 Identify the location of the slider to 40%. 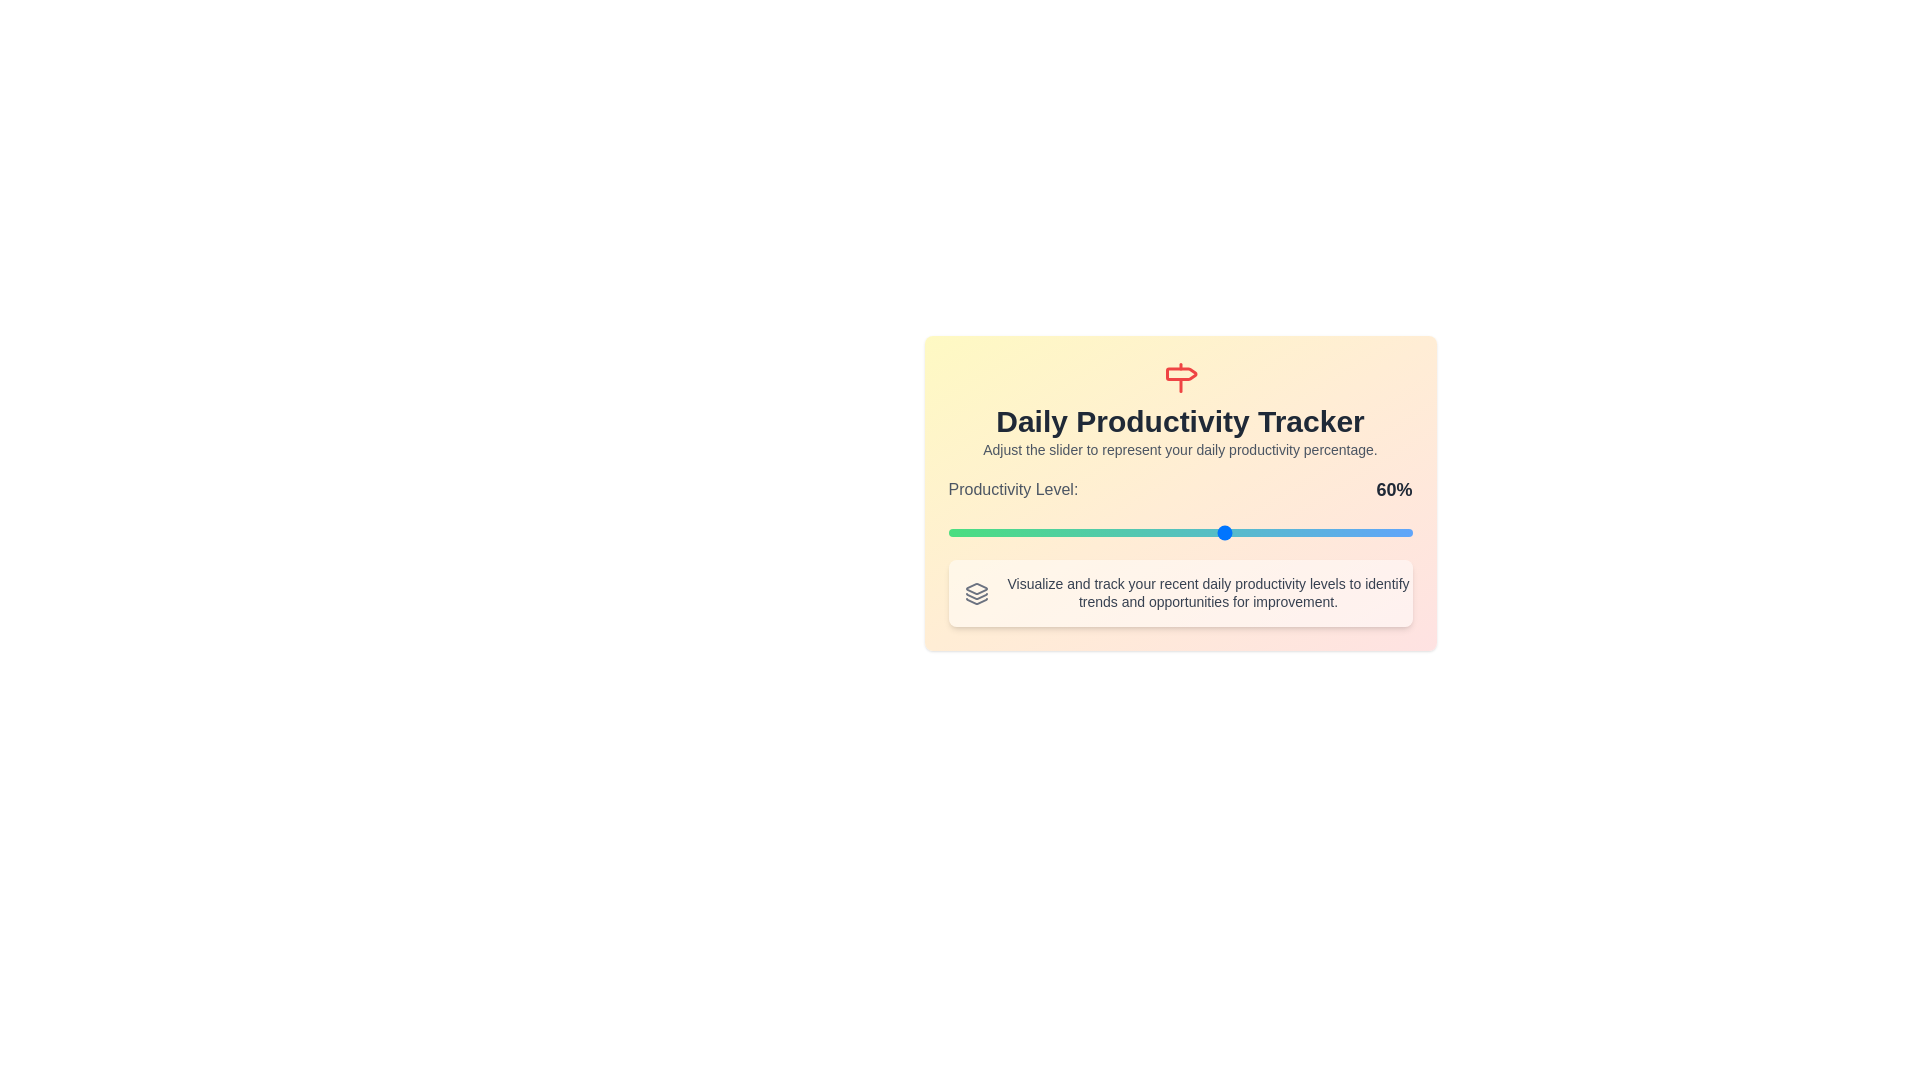
(1134, 531).